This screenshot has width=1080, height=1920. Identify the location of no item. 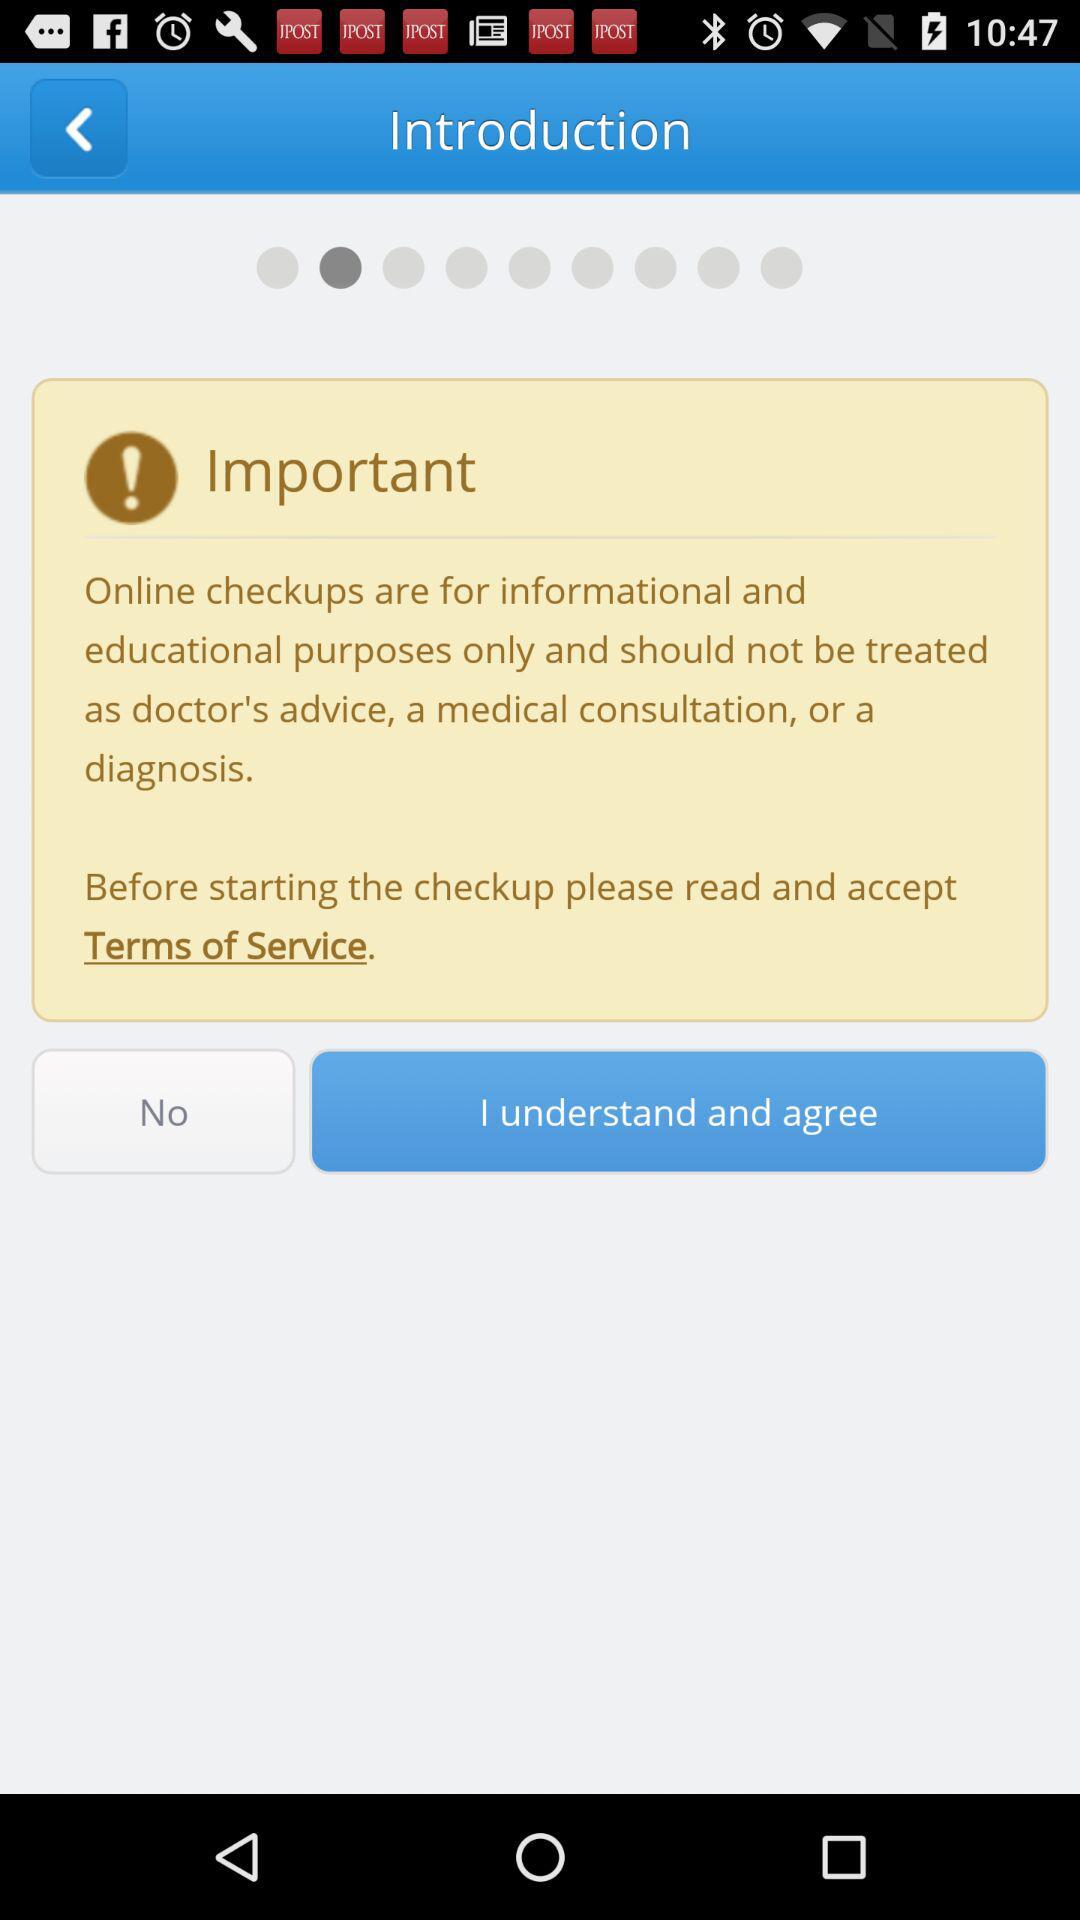
(162, 1110).